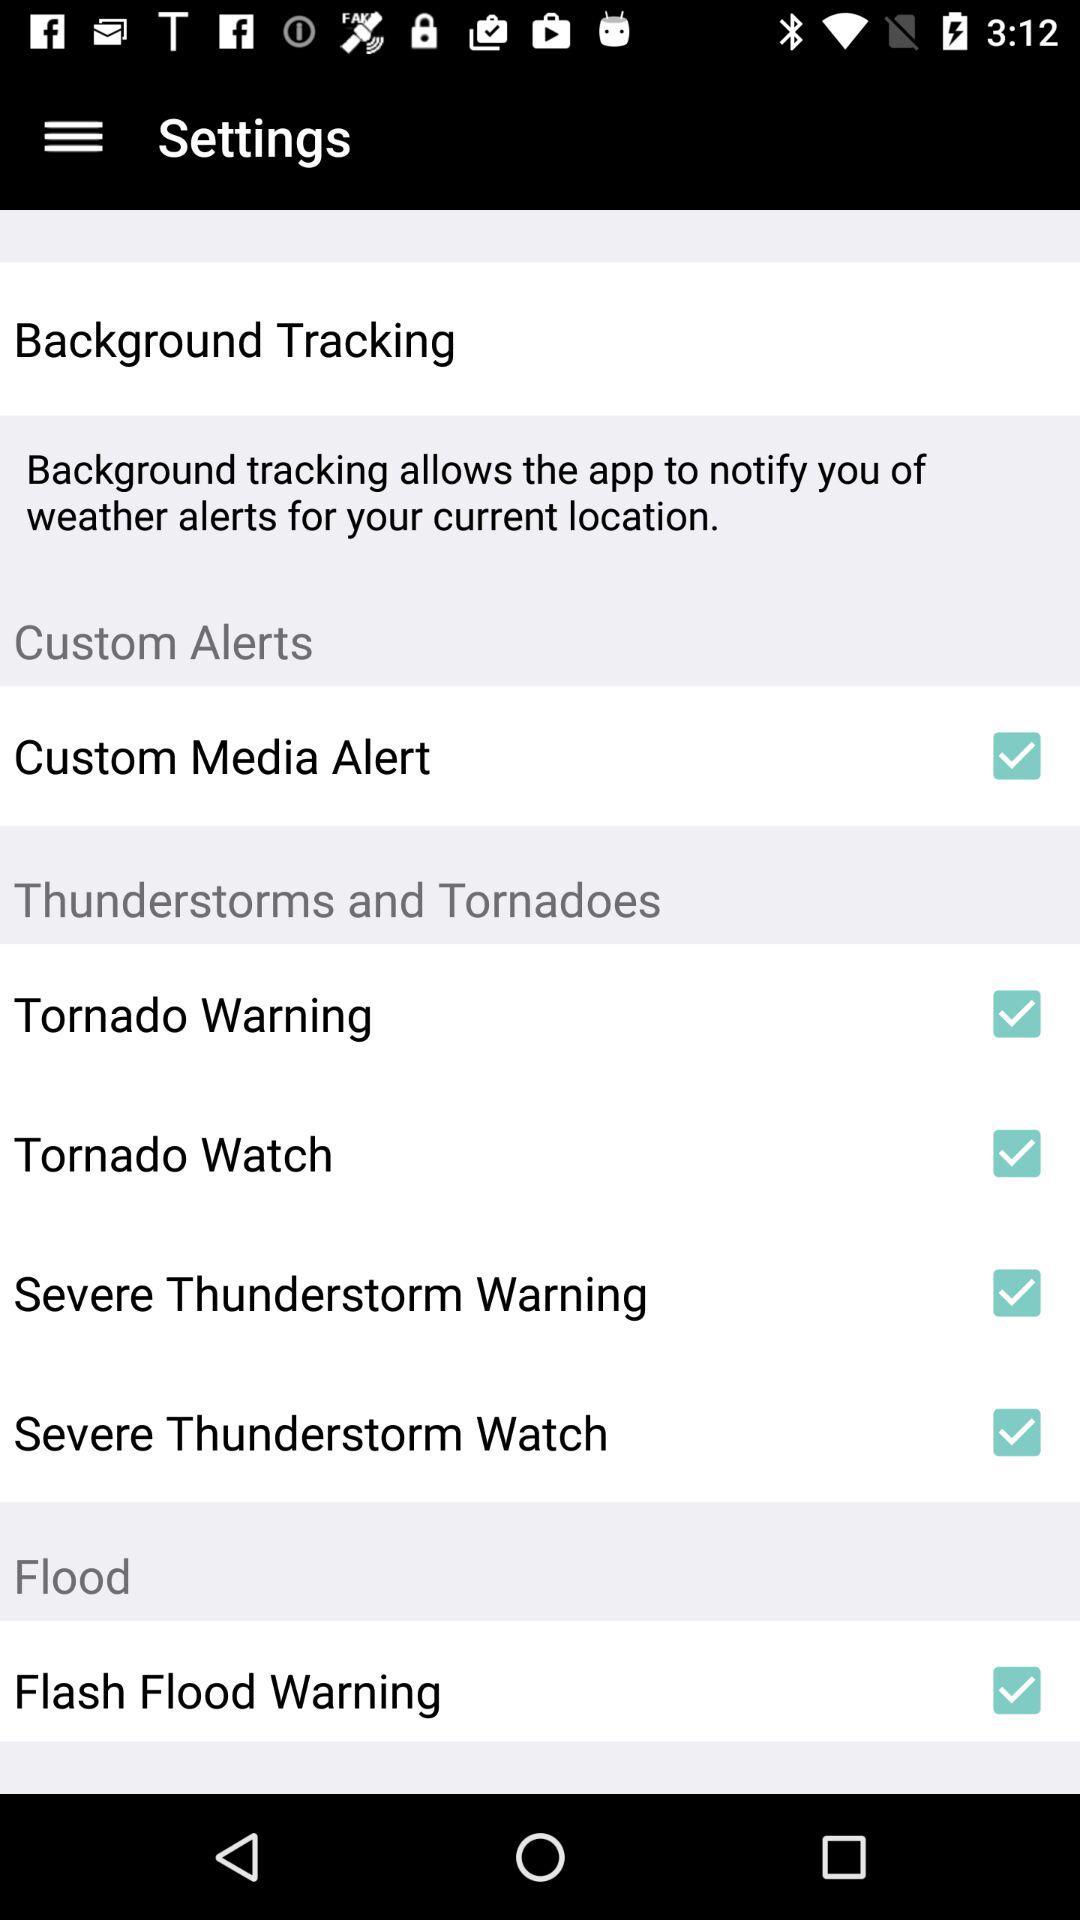 This screenshot has width=1080, height=1920. What do you see at coordinates (1017, 1689) in the screenshot?
I see `icon to the right of flash flood warning item` at bounding box center [1017, 1689].